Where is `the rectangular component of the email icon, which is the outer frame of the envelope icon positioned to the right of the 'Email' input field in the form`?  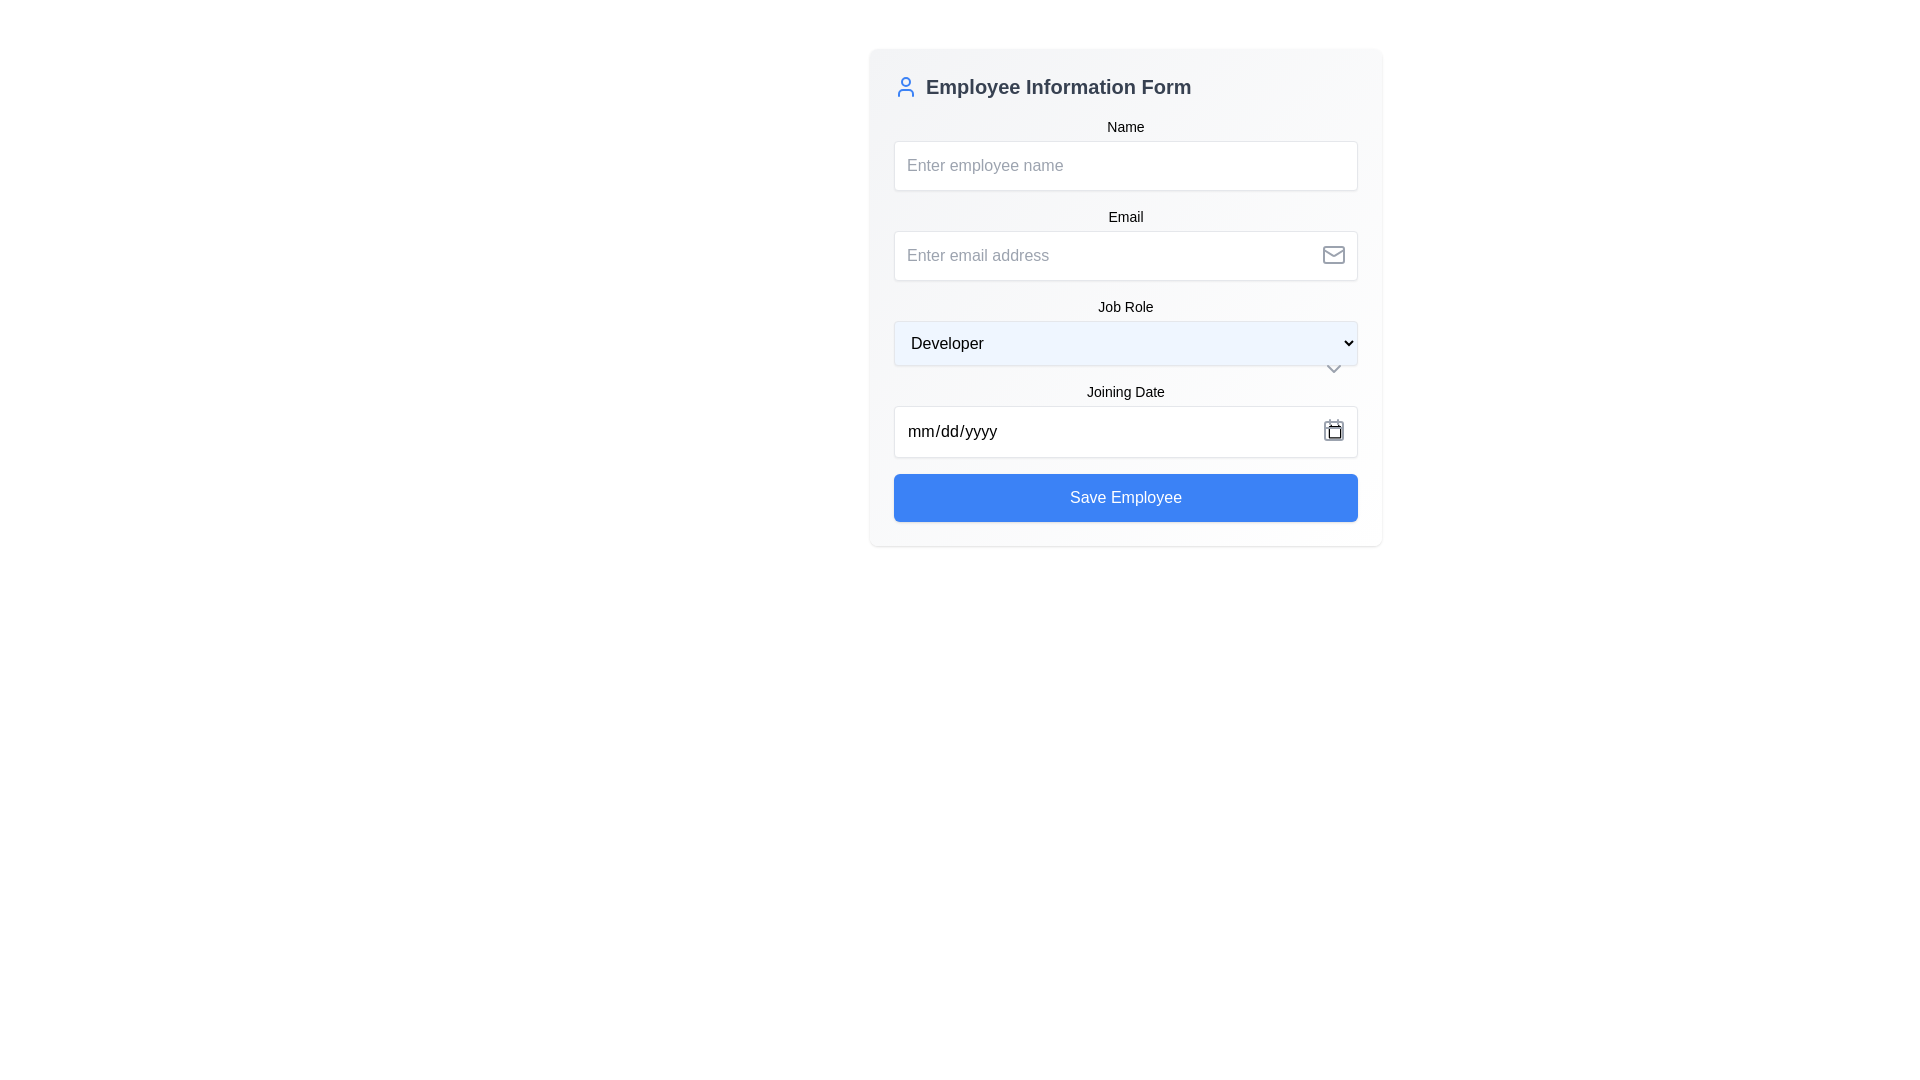 the rectangular component of the email icon, which is the outer frame of the envelope icon positioned to the right of the 'Email' input field in the form is located at coordinates (1334, 253).